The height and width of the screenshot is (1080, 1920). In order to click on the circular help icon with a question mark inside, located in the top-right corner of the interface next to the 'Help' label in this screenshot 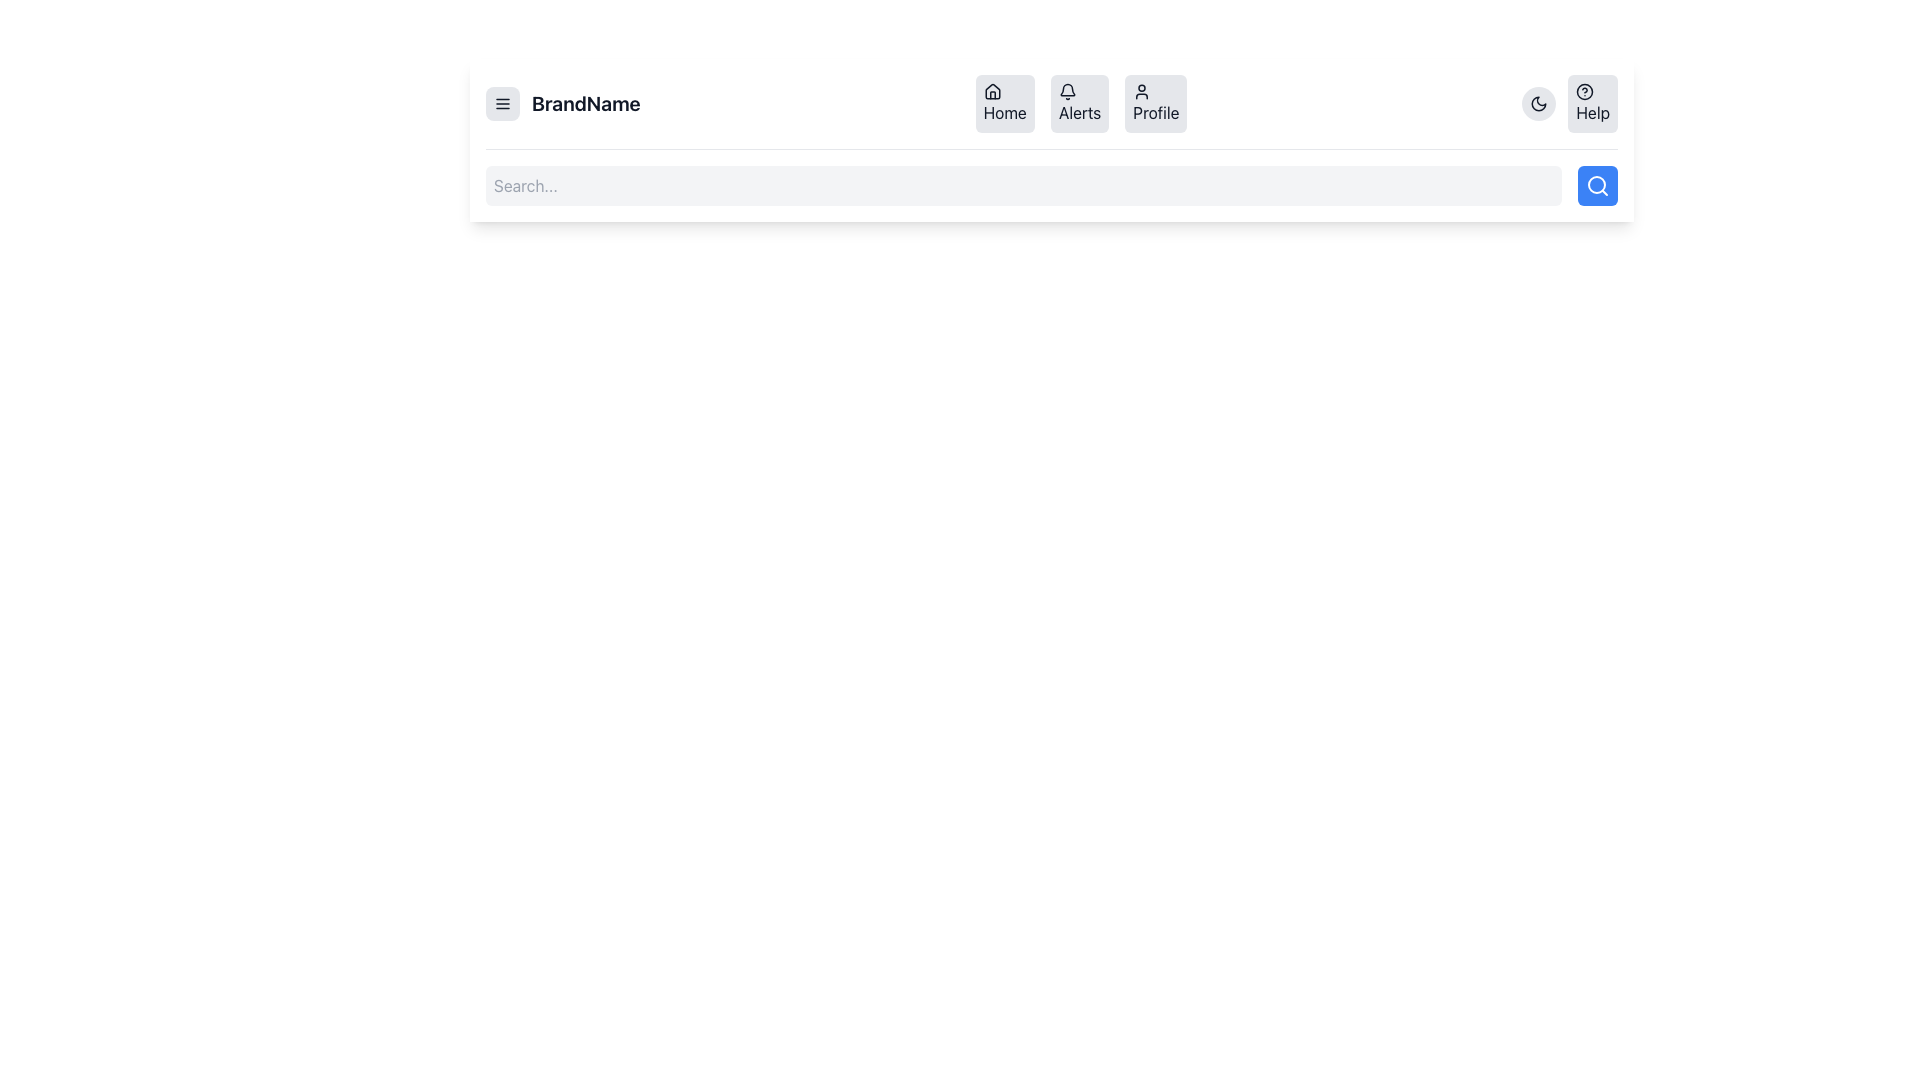, I will do `click(1584, 92)`.